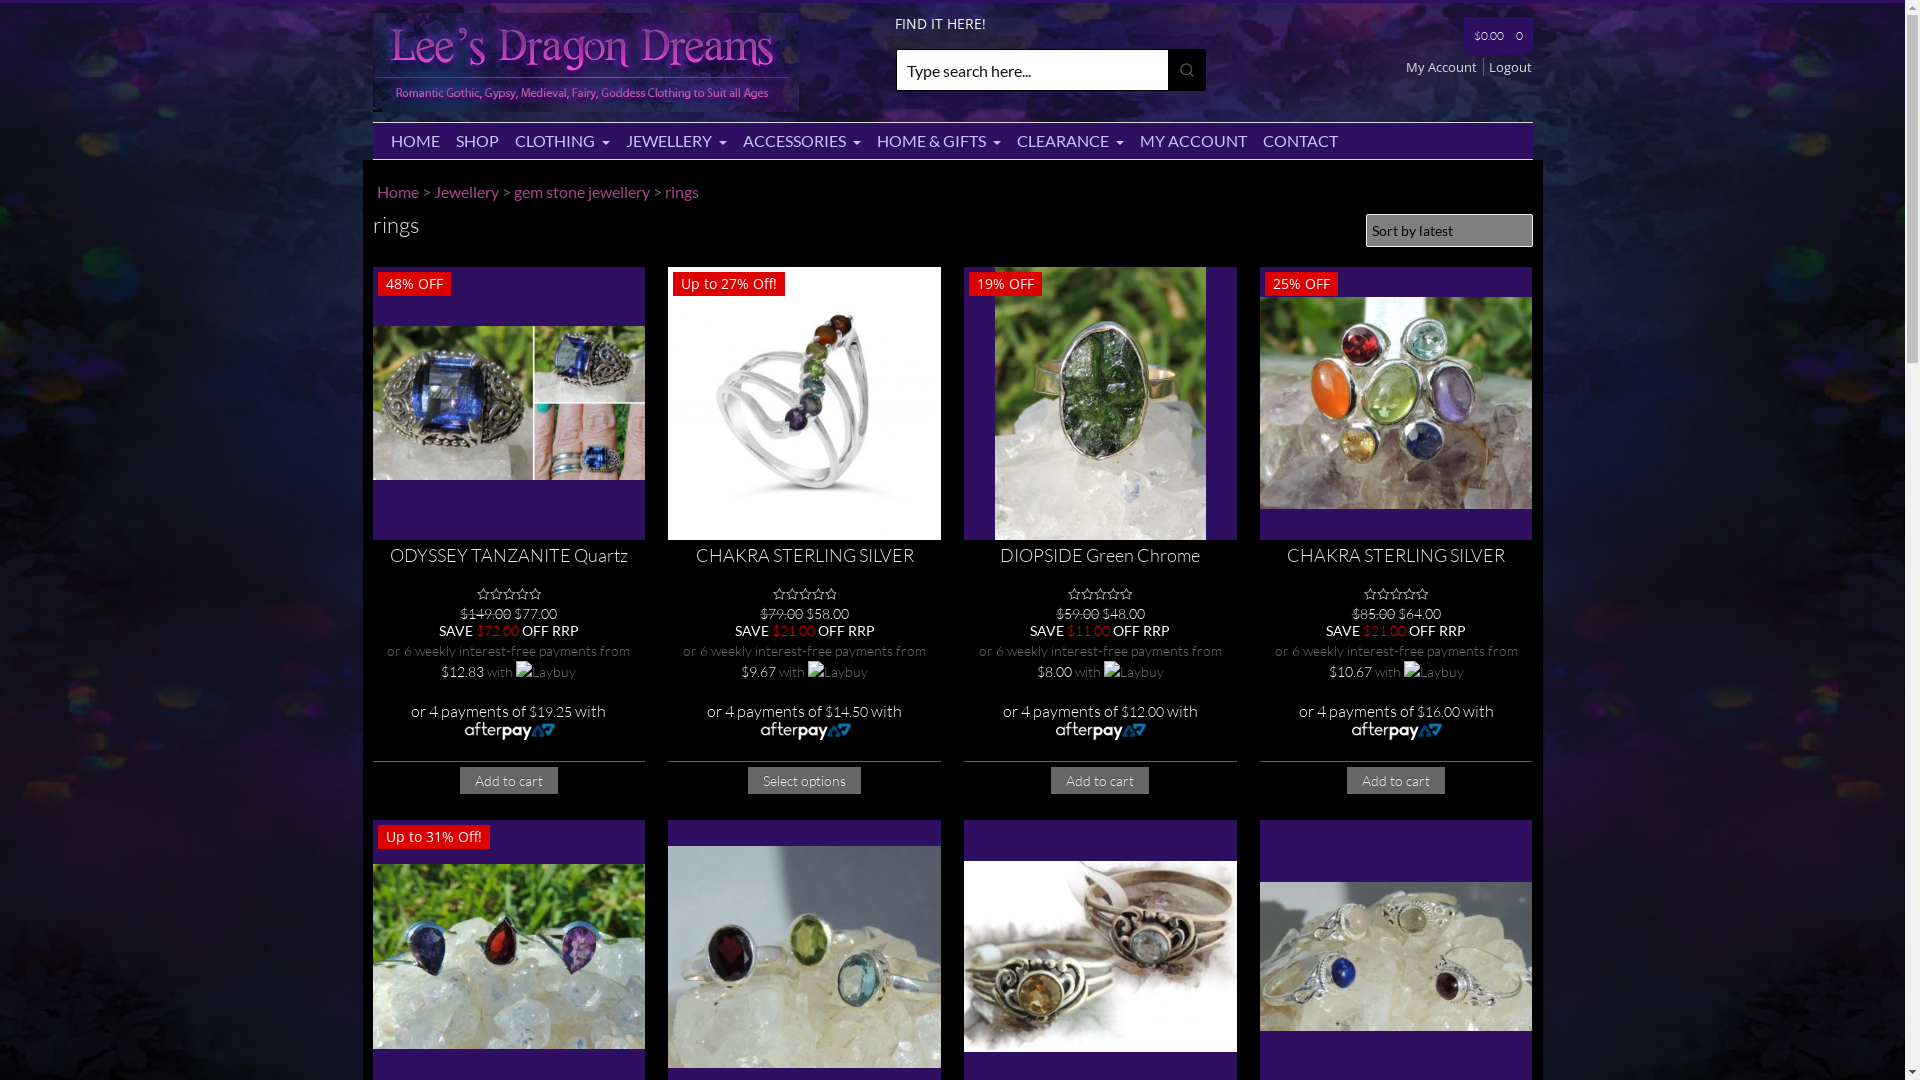 The image size is (1920, 1080). Describe the element at coordinates (936, 140) in the screenshot. I see `'HOME & GIFTS'` at that location.